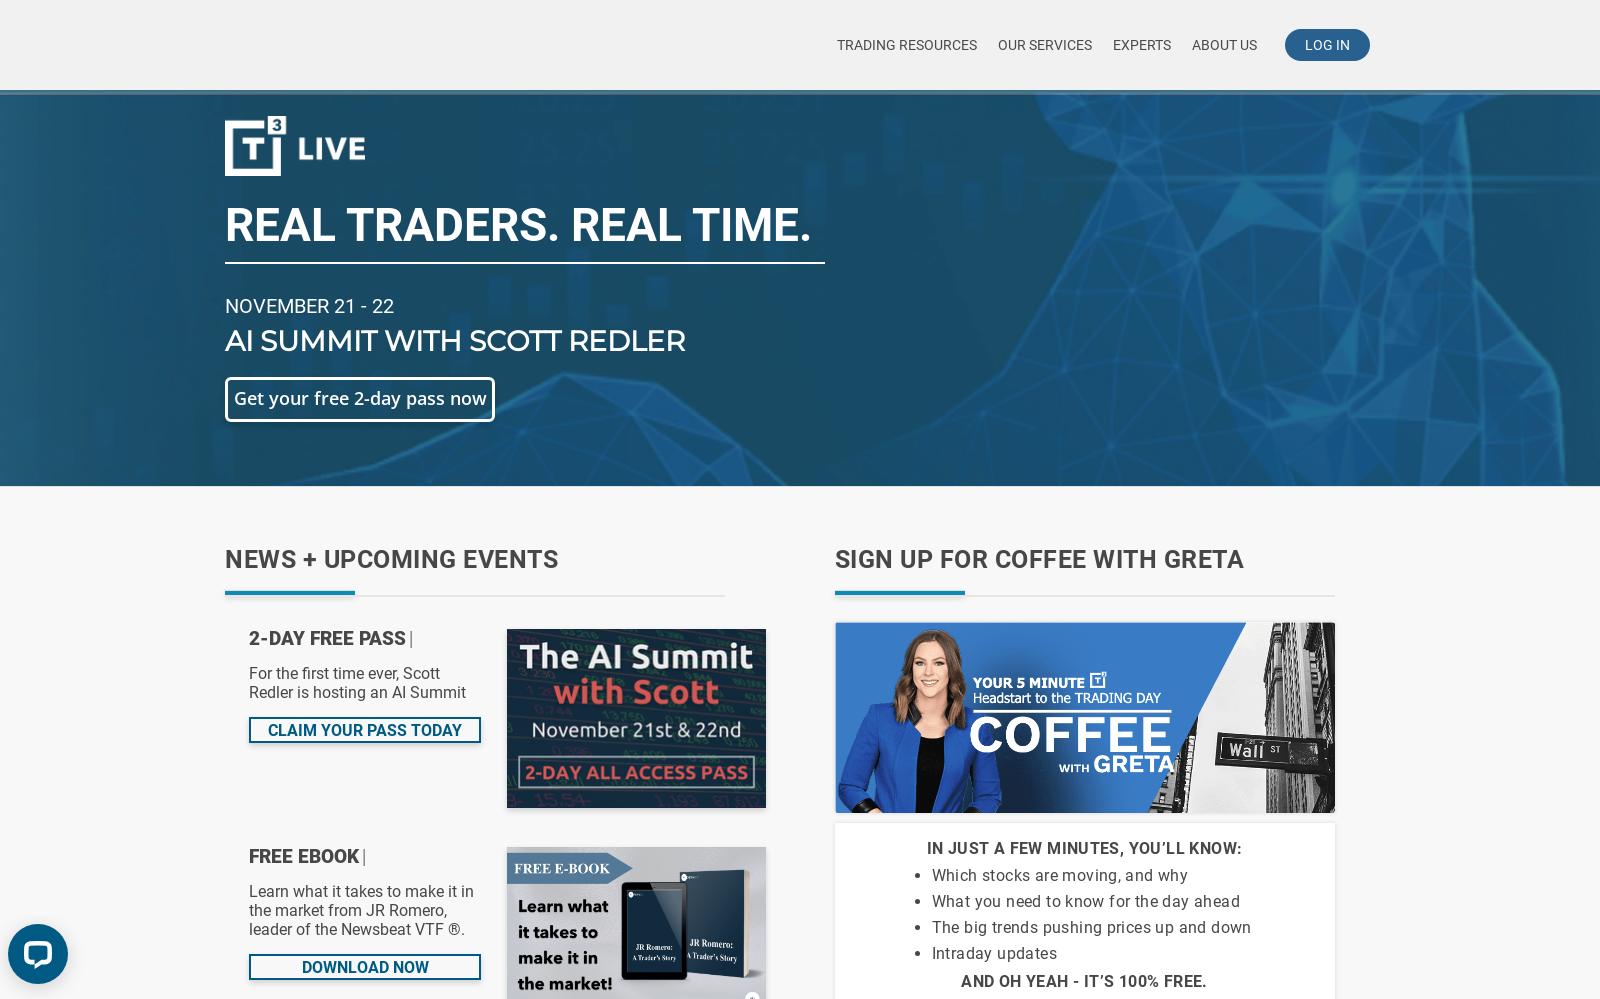 Image resolution: width=1600 pixels, height=999 pixels. Describe the element at coordinates (364, 729) in the screenshot. I see `'Claim your pass today'` at that location.